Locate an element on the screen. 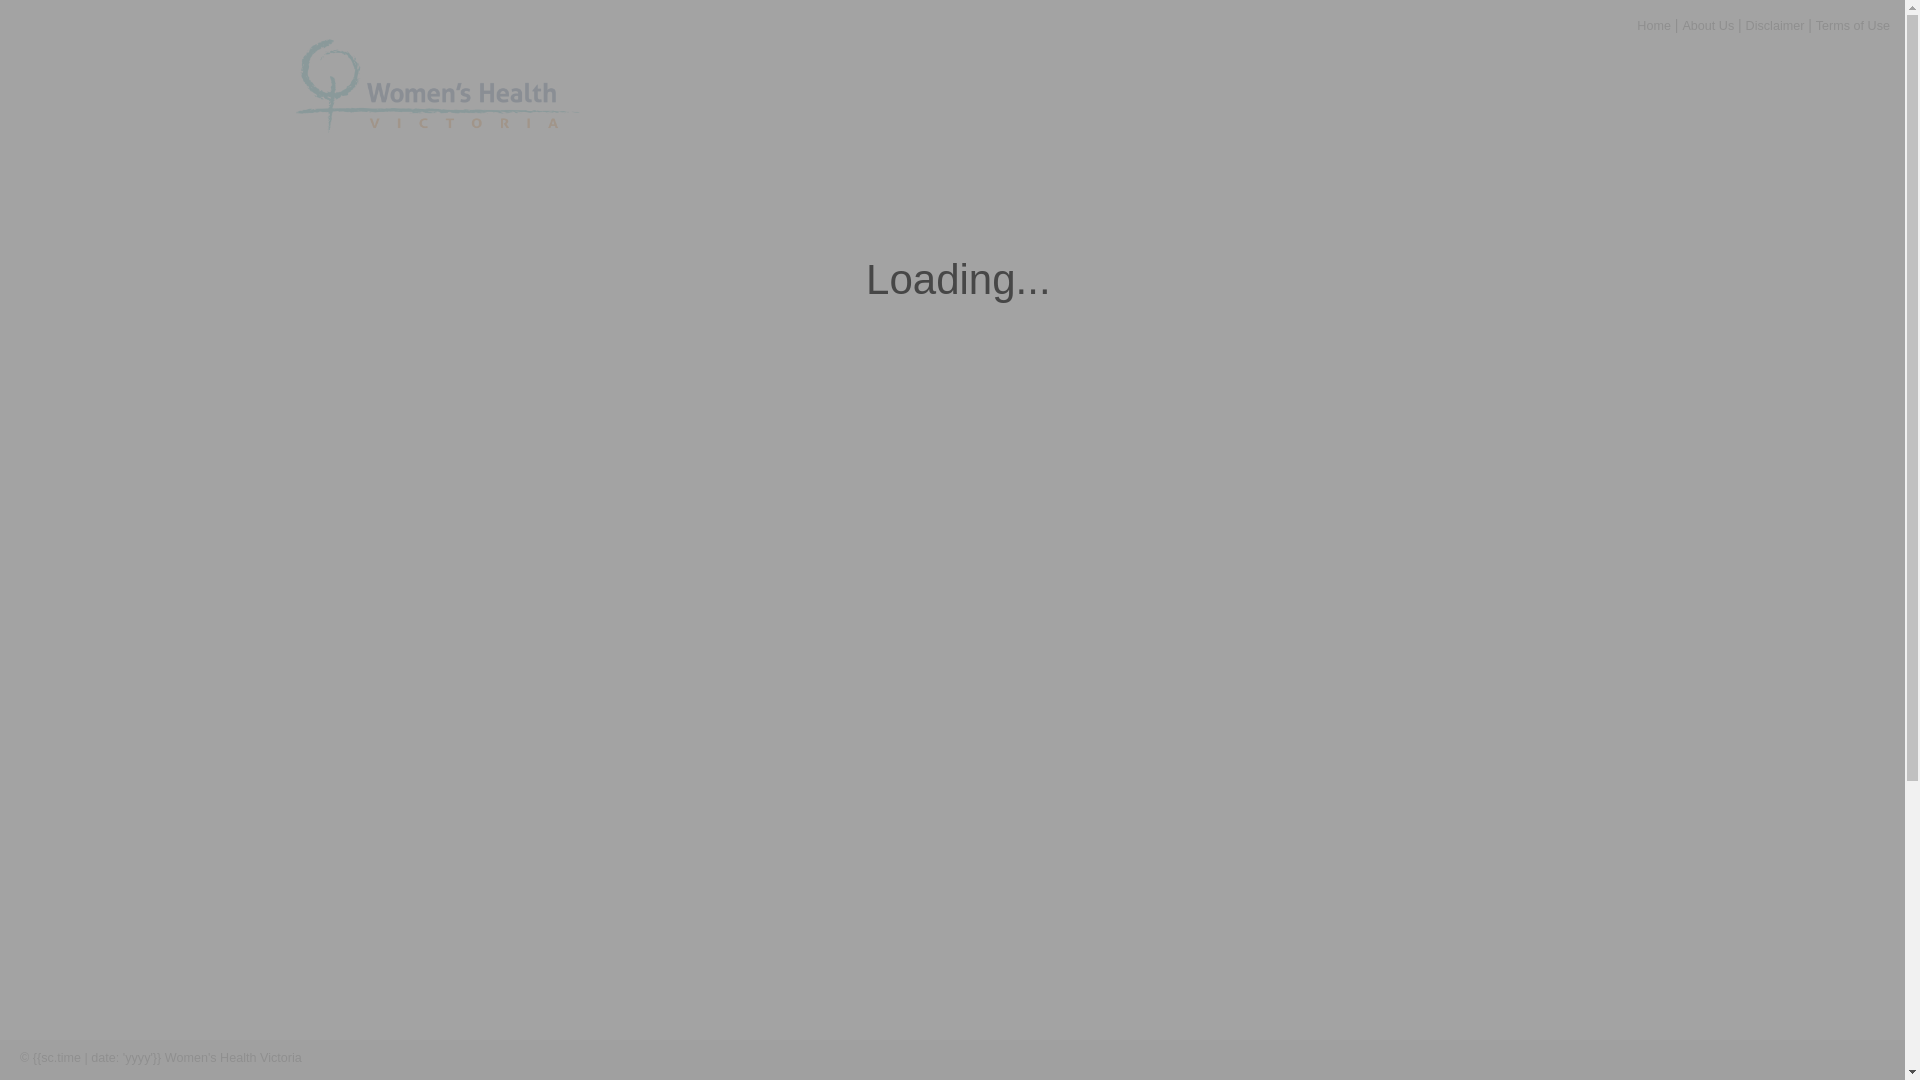  'Disclaimer' is located at coordinates (341, 1056).